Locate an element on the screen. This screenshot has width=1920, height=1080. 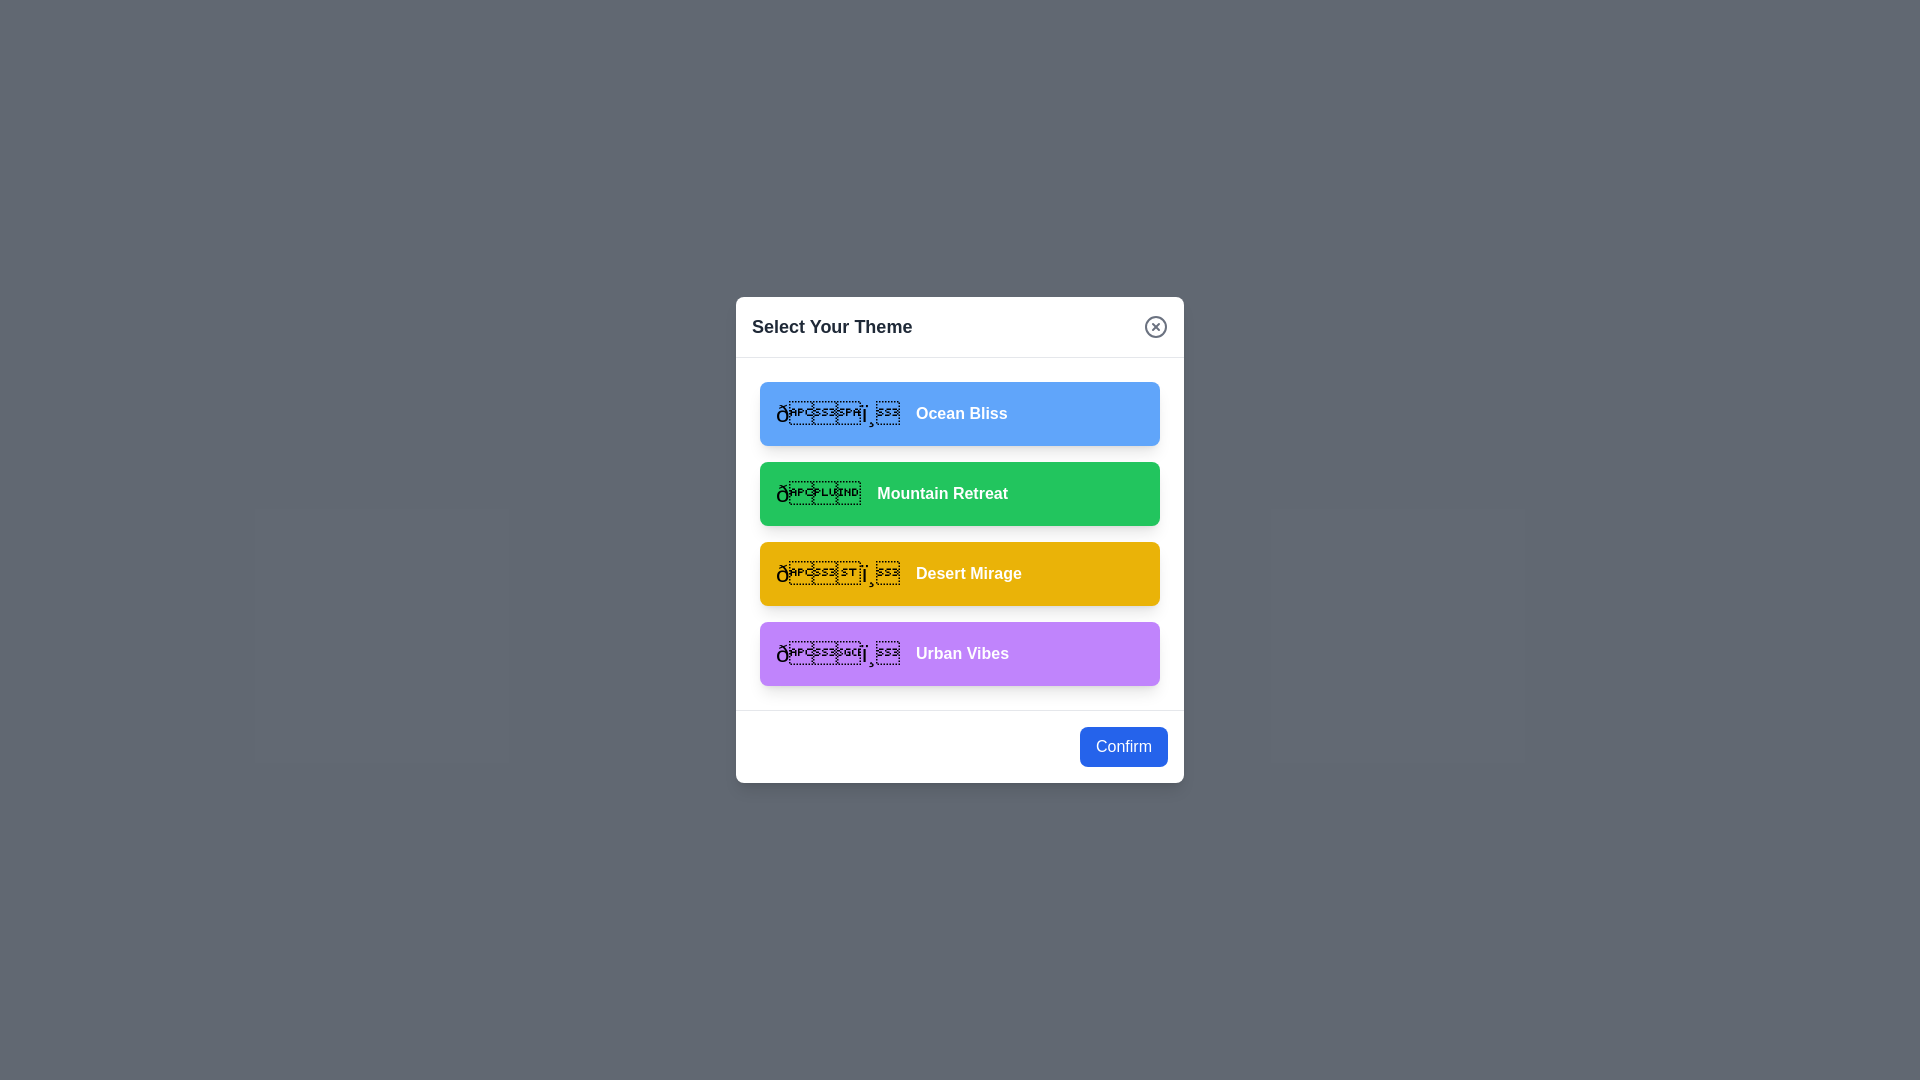
the theme Urban Vibes from the list is located at coordinates (960, 654).